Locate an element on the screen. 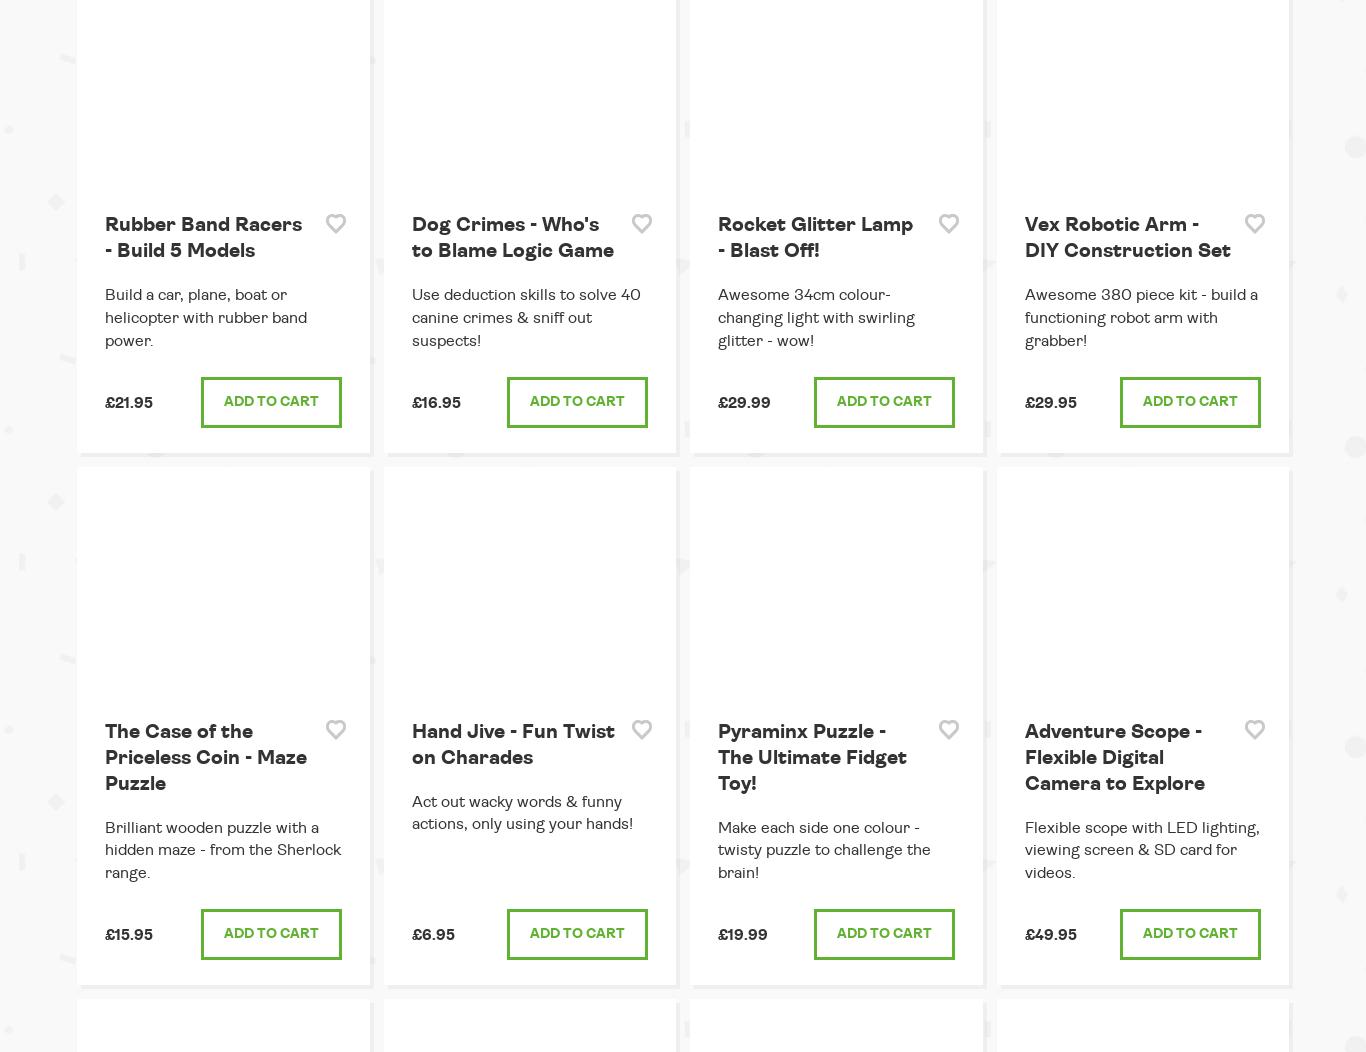 Image resolution: width=1366 pixels, height=1052 pixels. 'Act out wacky words & funny actions, only using your hands!' is located at coordinates (410, 812).